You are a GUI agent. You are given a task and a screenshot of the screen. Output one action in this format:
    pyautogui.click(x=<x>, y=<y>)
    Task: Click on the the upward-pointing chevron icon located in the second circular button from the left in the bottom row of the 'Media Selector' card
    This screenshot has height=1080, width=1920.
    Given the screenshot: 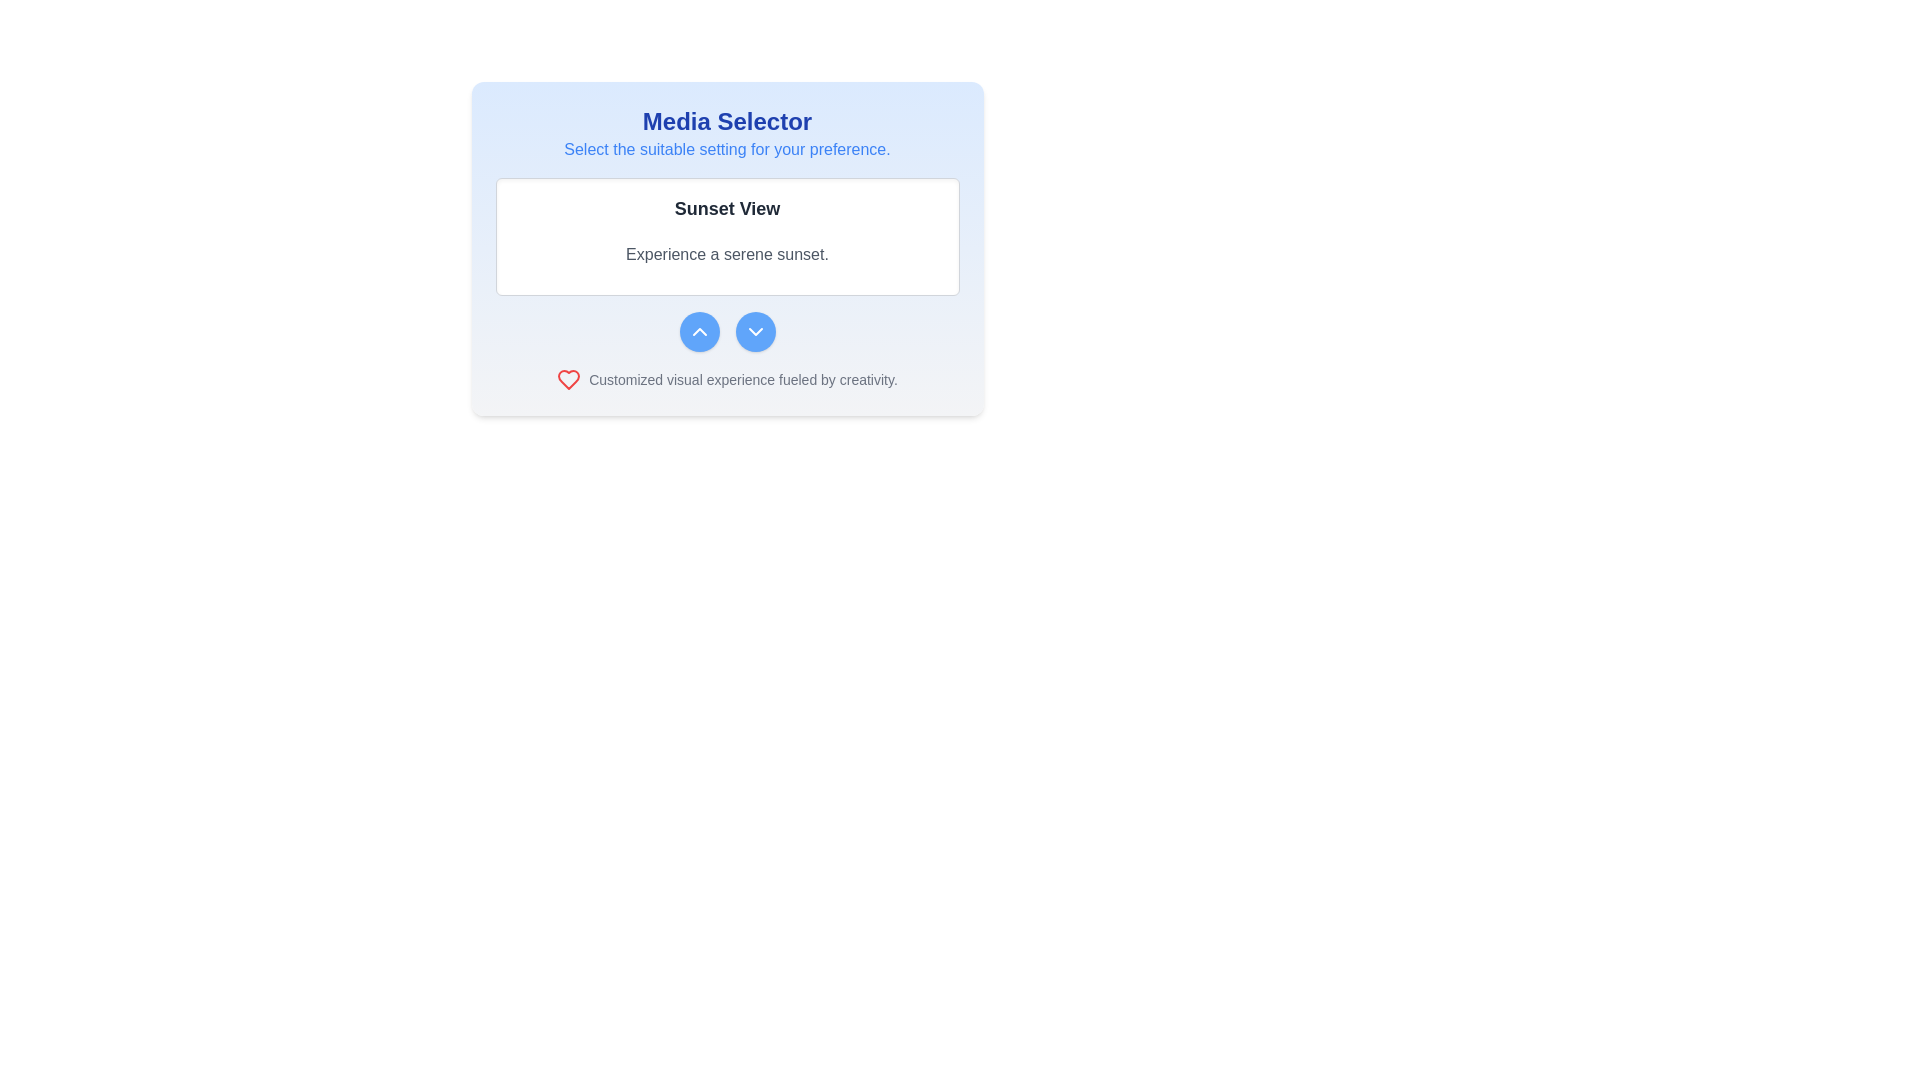 What is the action you would take?
    pyautogui.click(x=699, y=330)
    